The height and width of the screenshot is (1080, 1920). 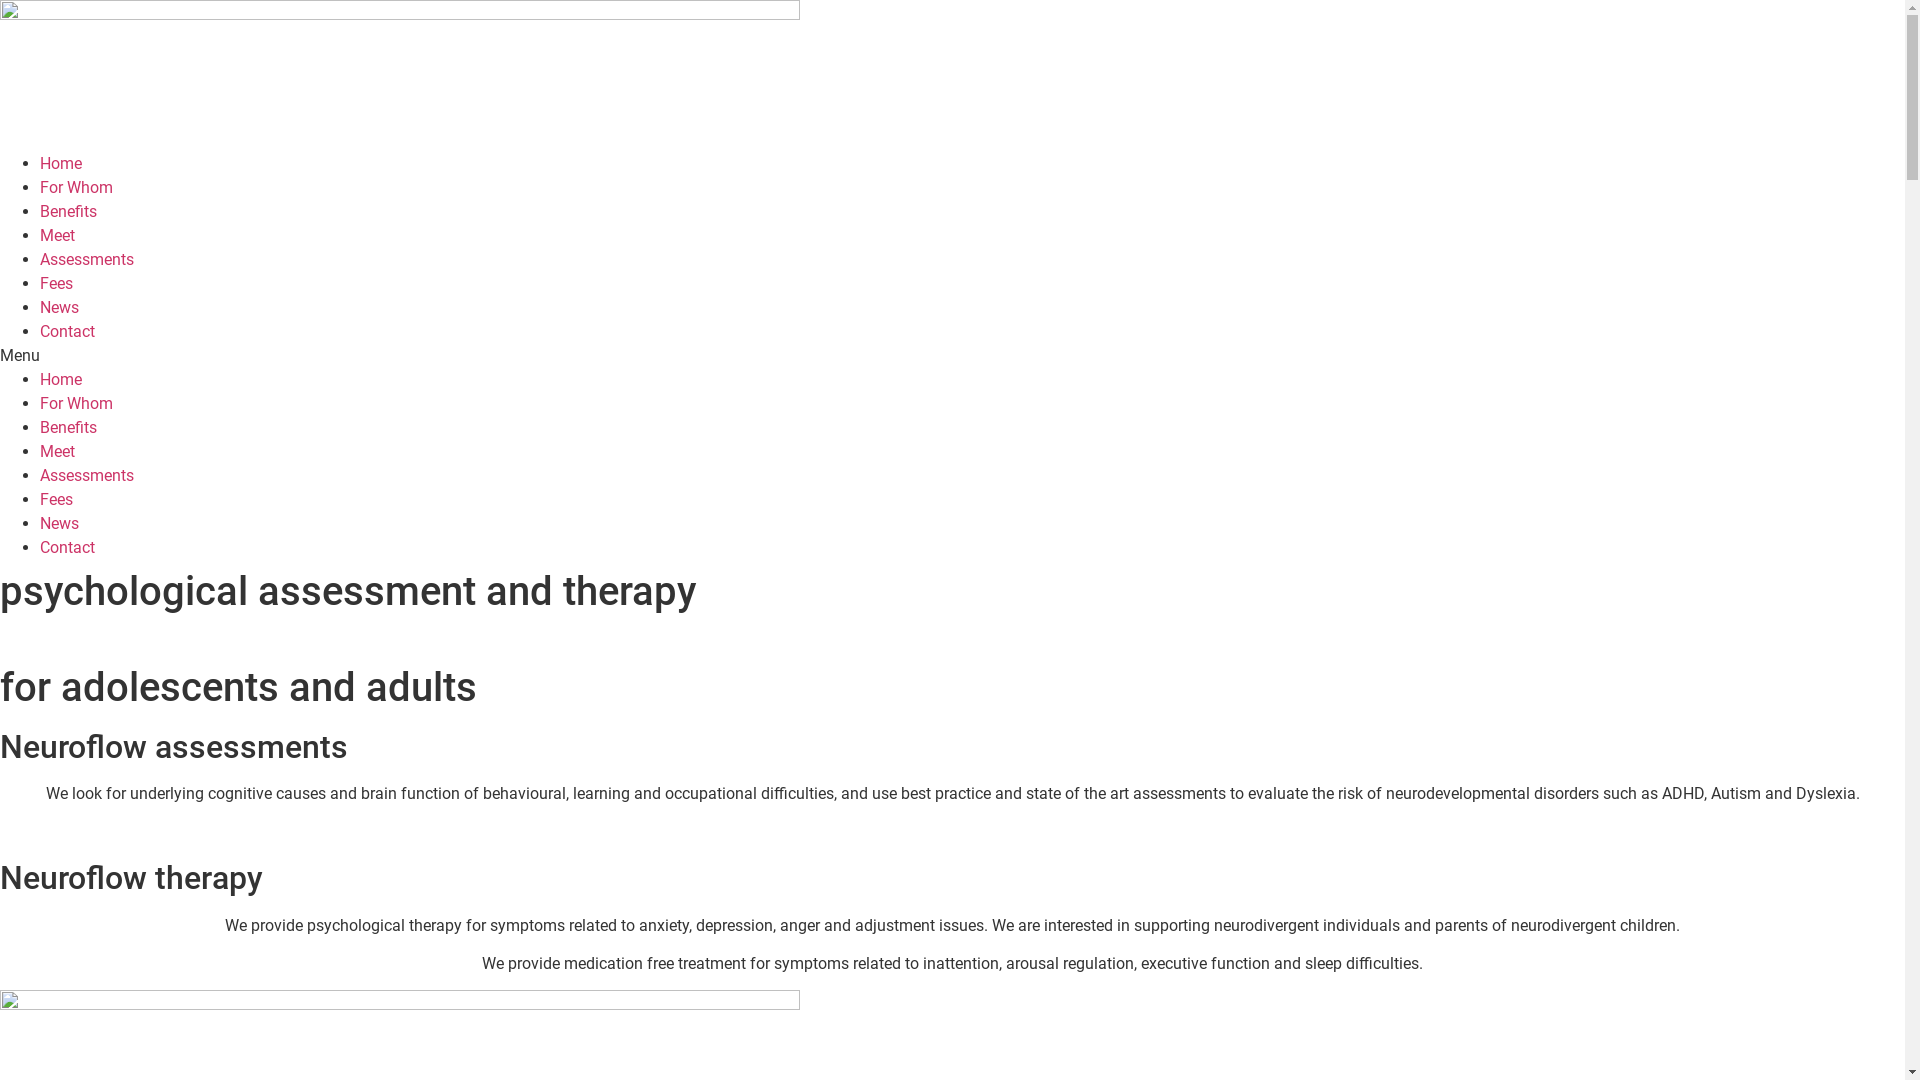 What do you see at coordinates (68, 426) in the screenshot?
I see `'Benefits'` at bounding box center [68, 426].